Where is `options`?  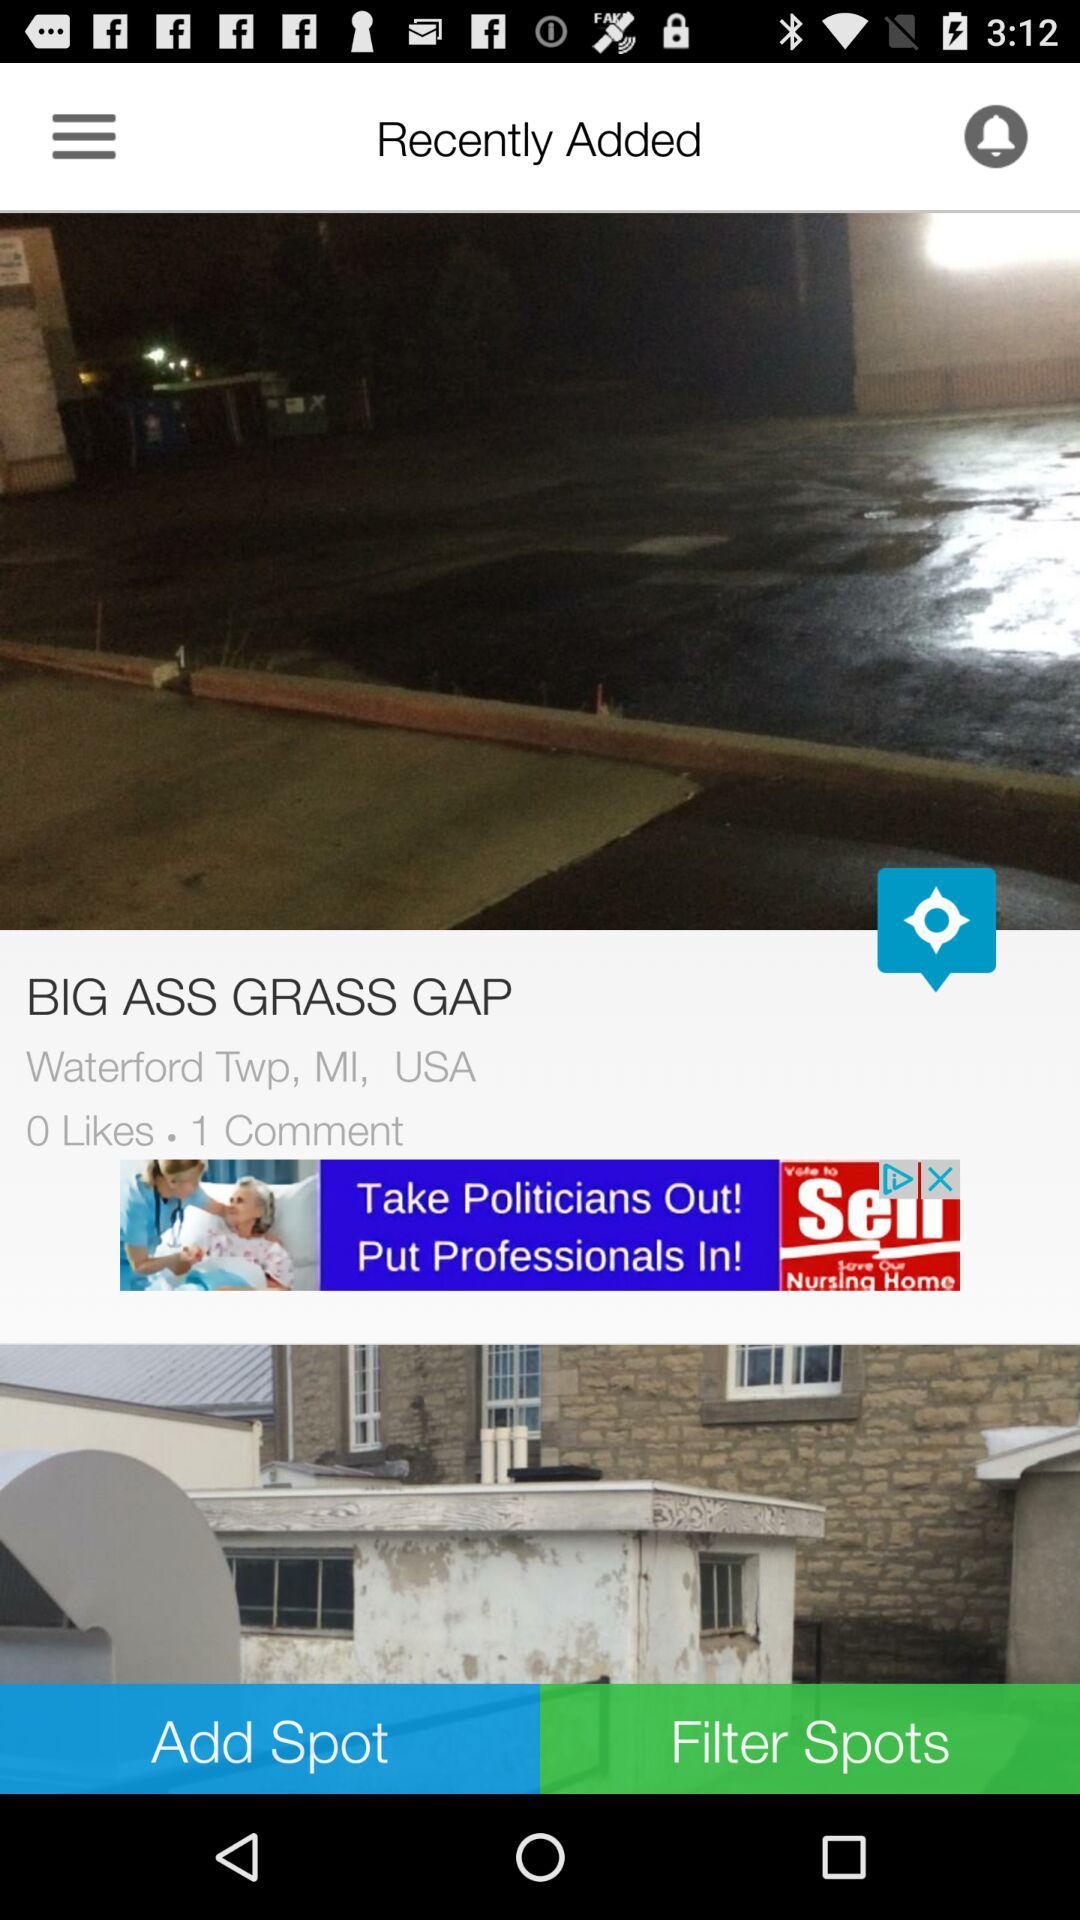
options is located at coordinates (83, 135).